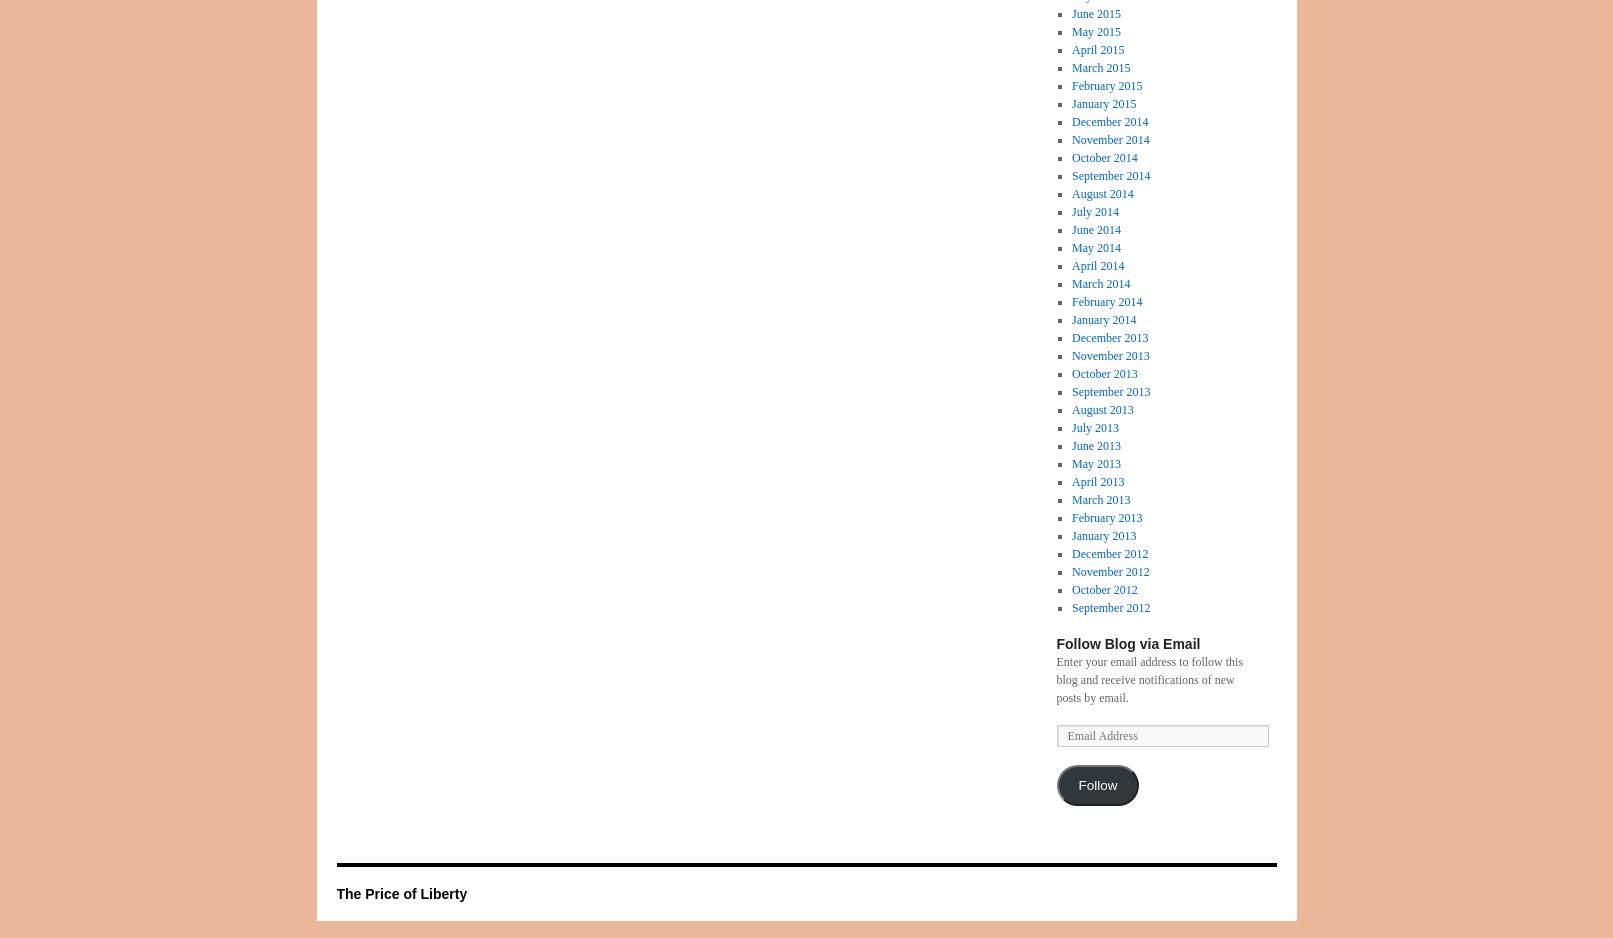  What do you see at coordinates (1106, 516) in the screenshot?
I see `'February 2013'` at bounding box center [1106, 516].